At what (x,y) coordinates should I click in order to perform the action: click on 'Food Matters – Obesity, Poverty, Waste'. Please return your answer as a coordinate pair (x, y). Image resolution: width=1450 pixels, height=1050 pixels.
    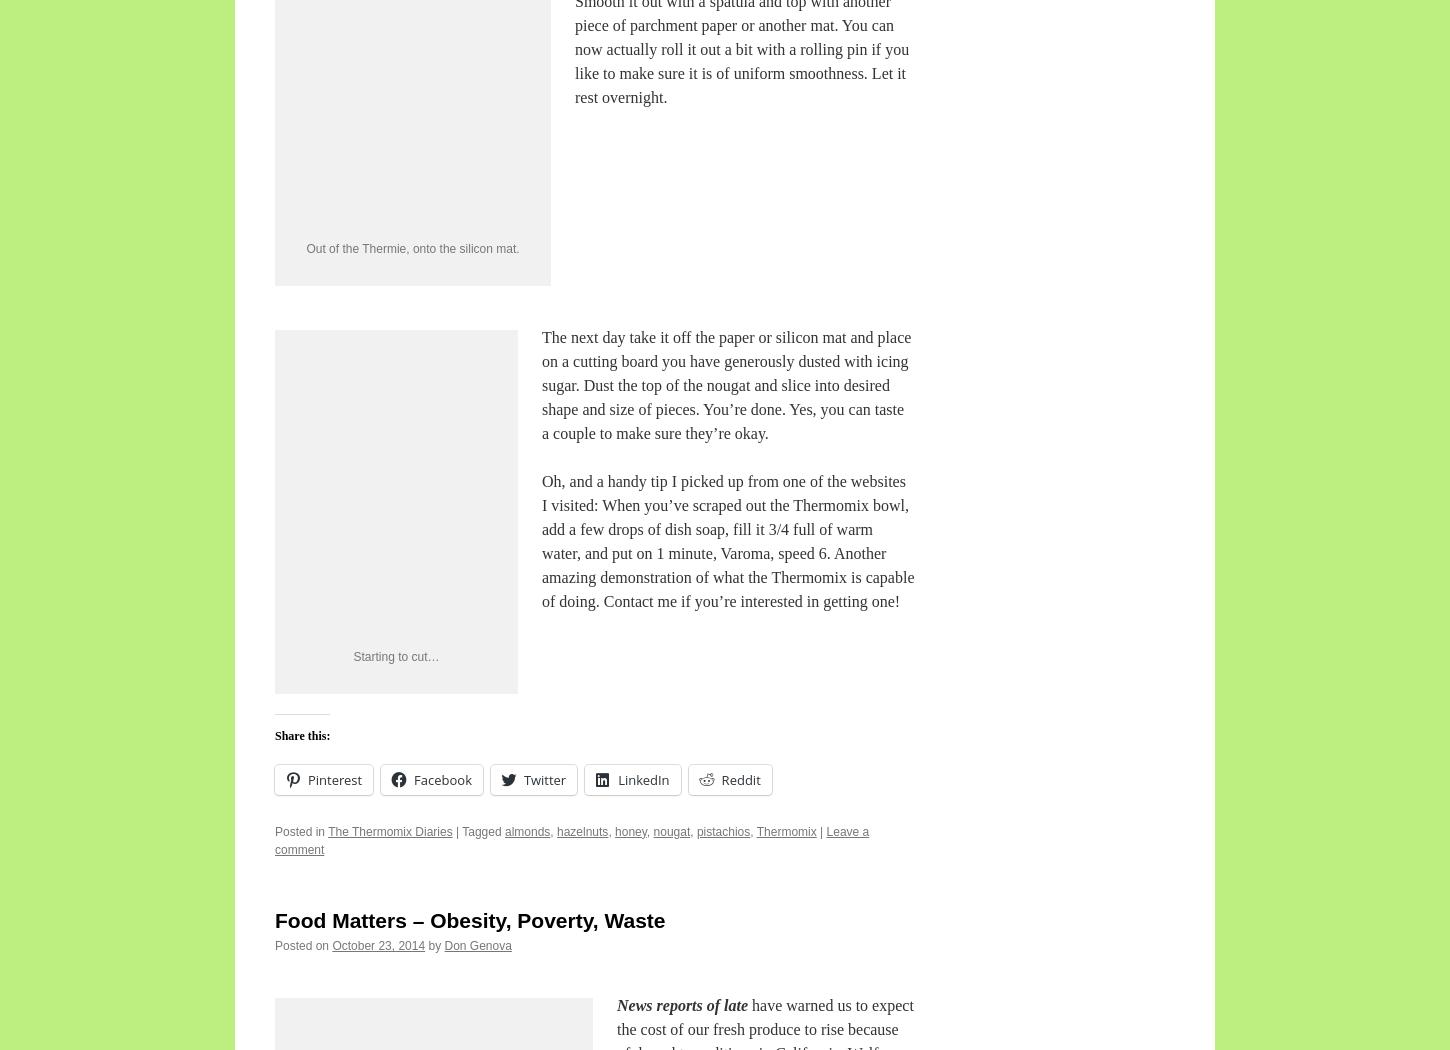
    Looking at the image, I should click on (468, 919).